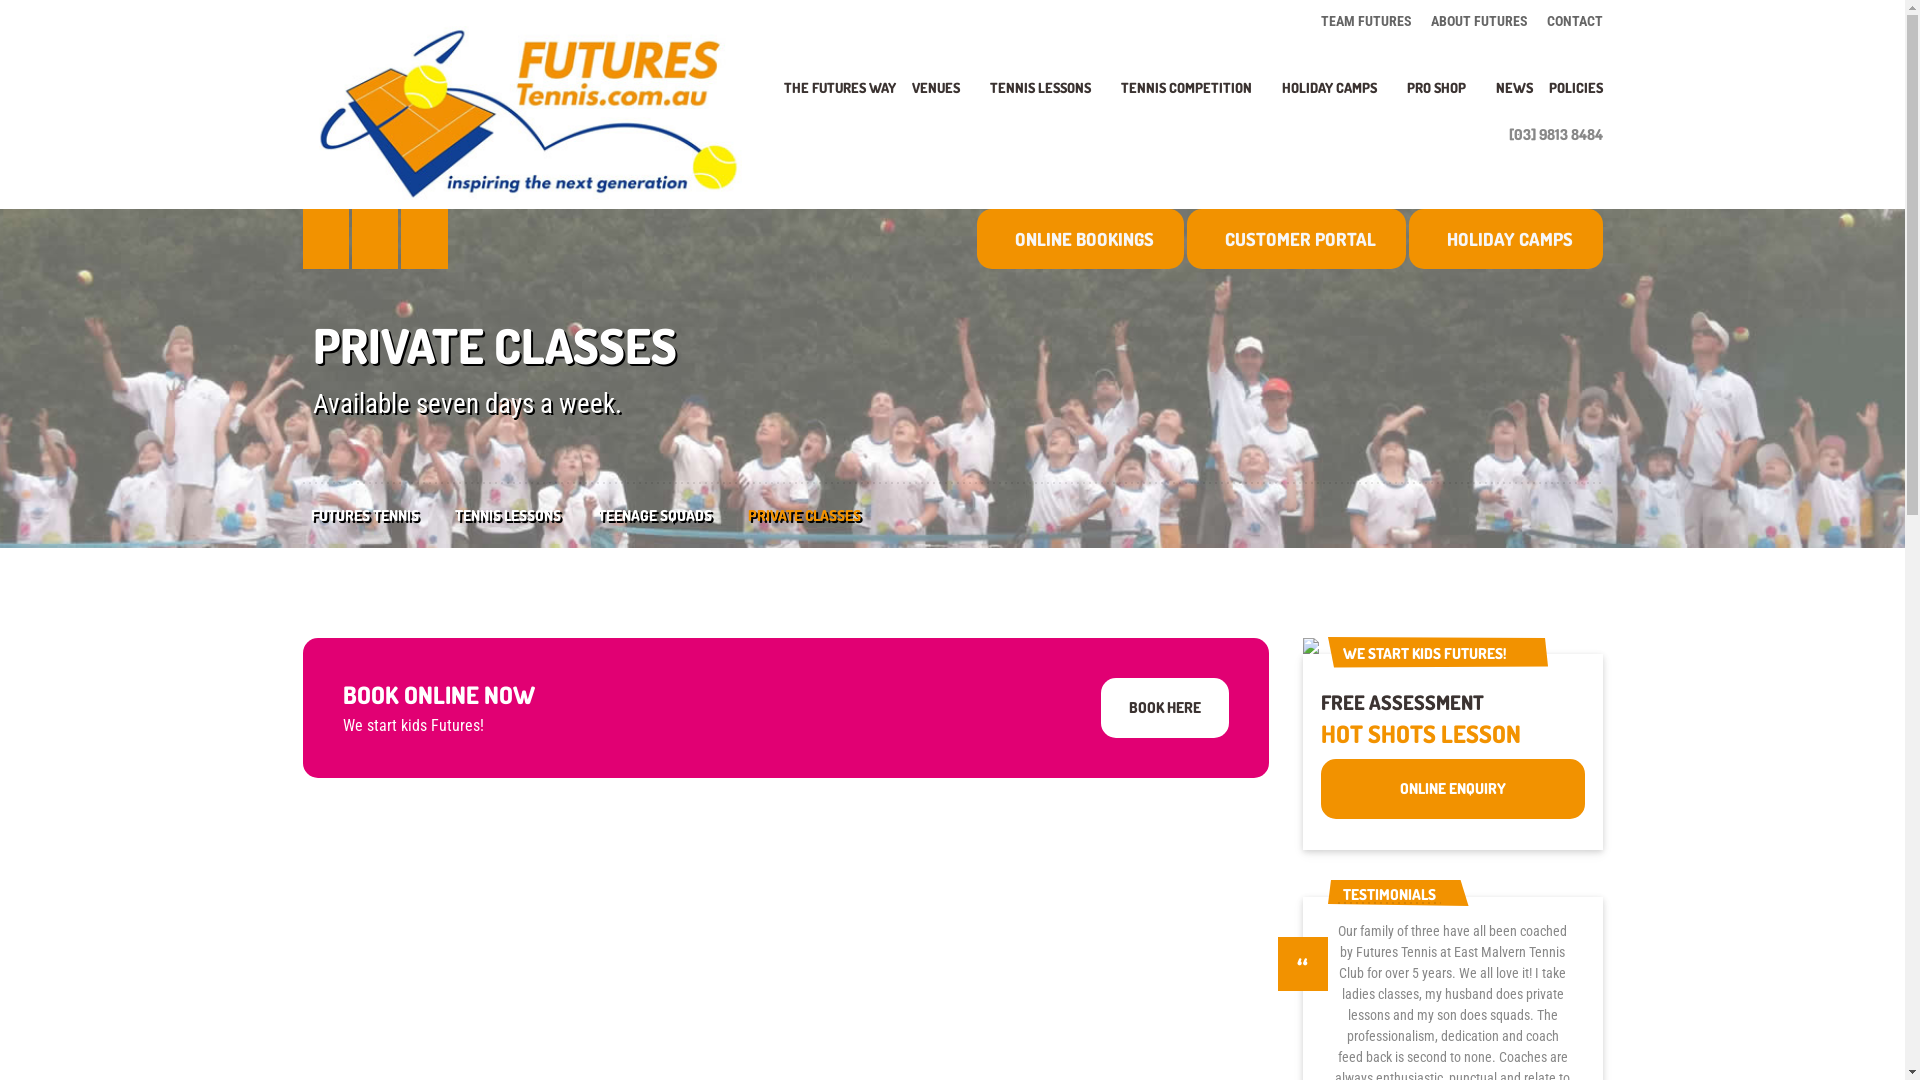  What do you see at coordinates (941, 98) in the screenshot?
I see `'VENUES'` at bounding box center [941, 98].